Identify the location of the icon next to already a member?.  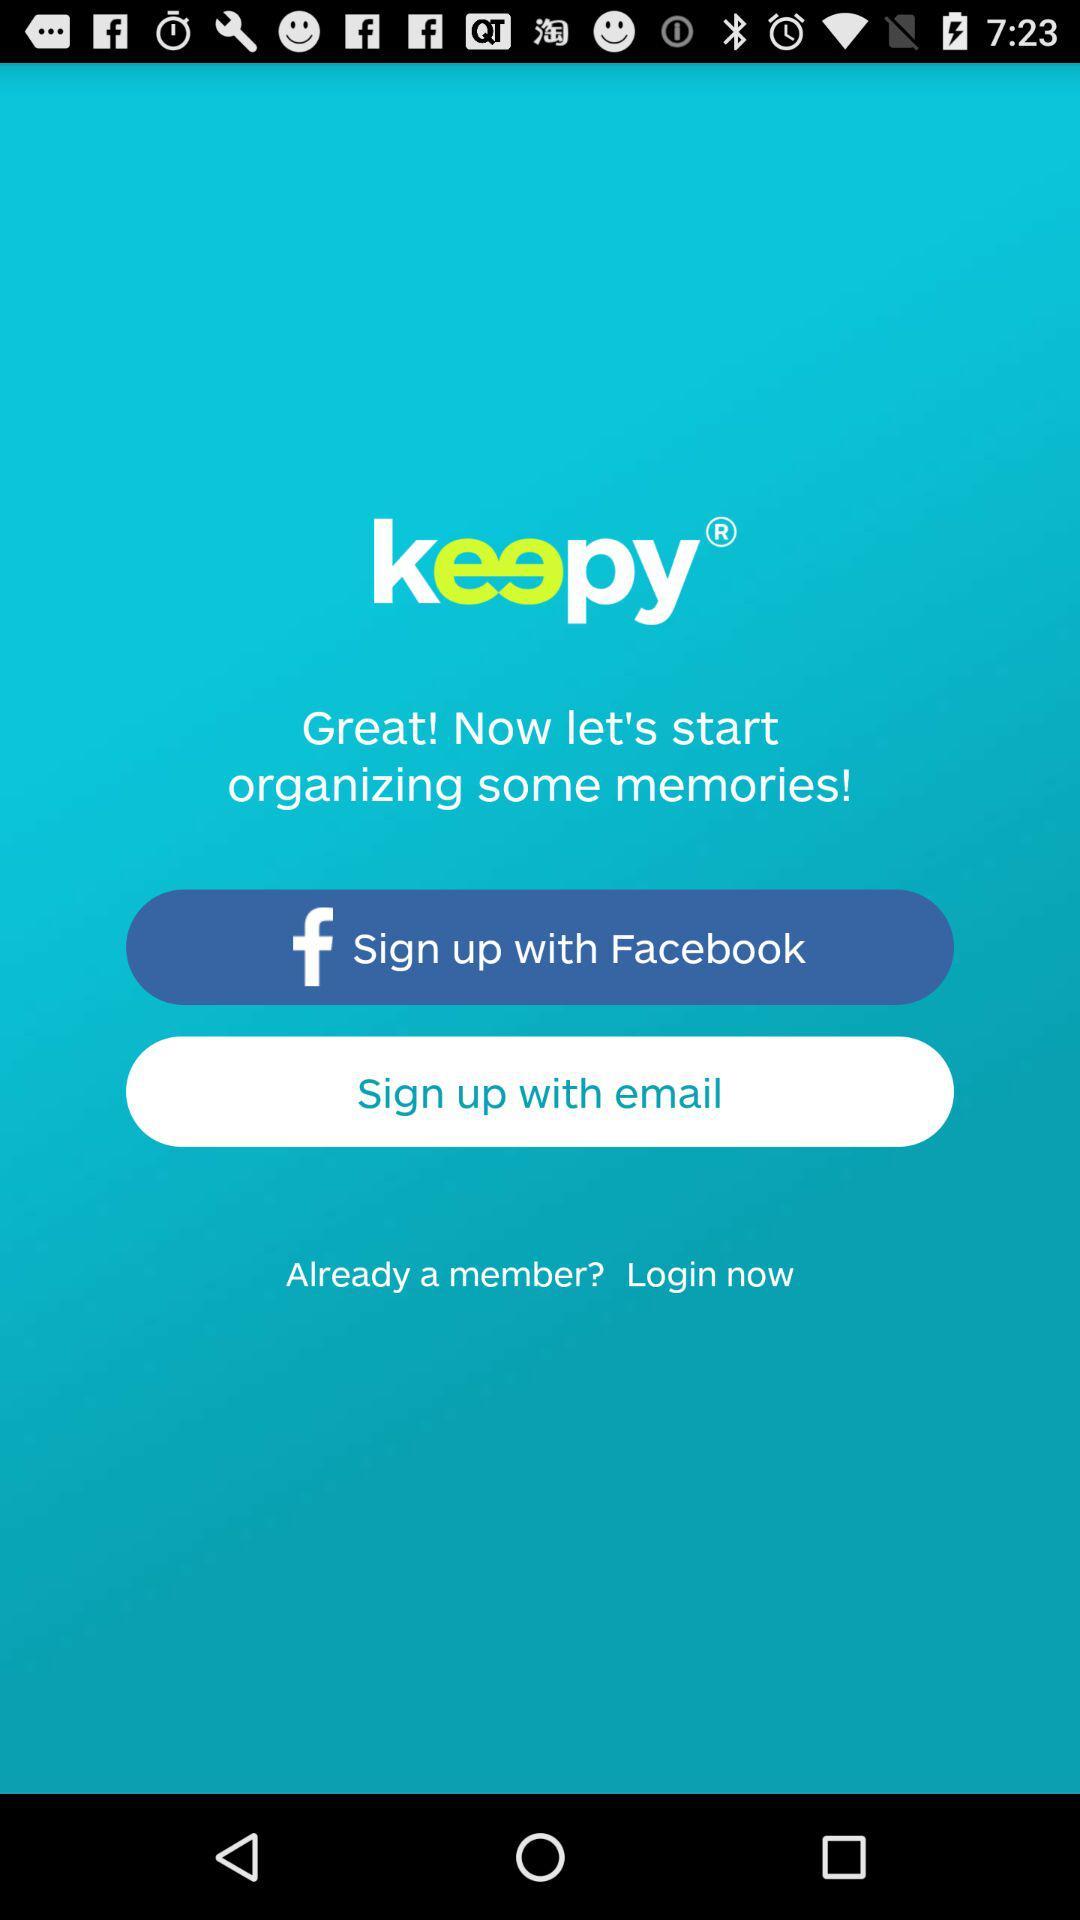
(723, 1292).